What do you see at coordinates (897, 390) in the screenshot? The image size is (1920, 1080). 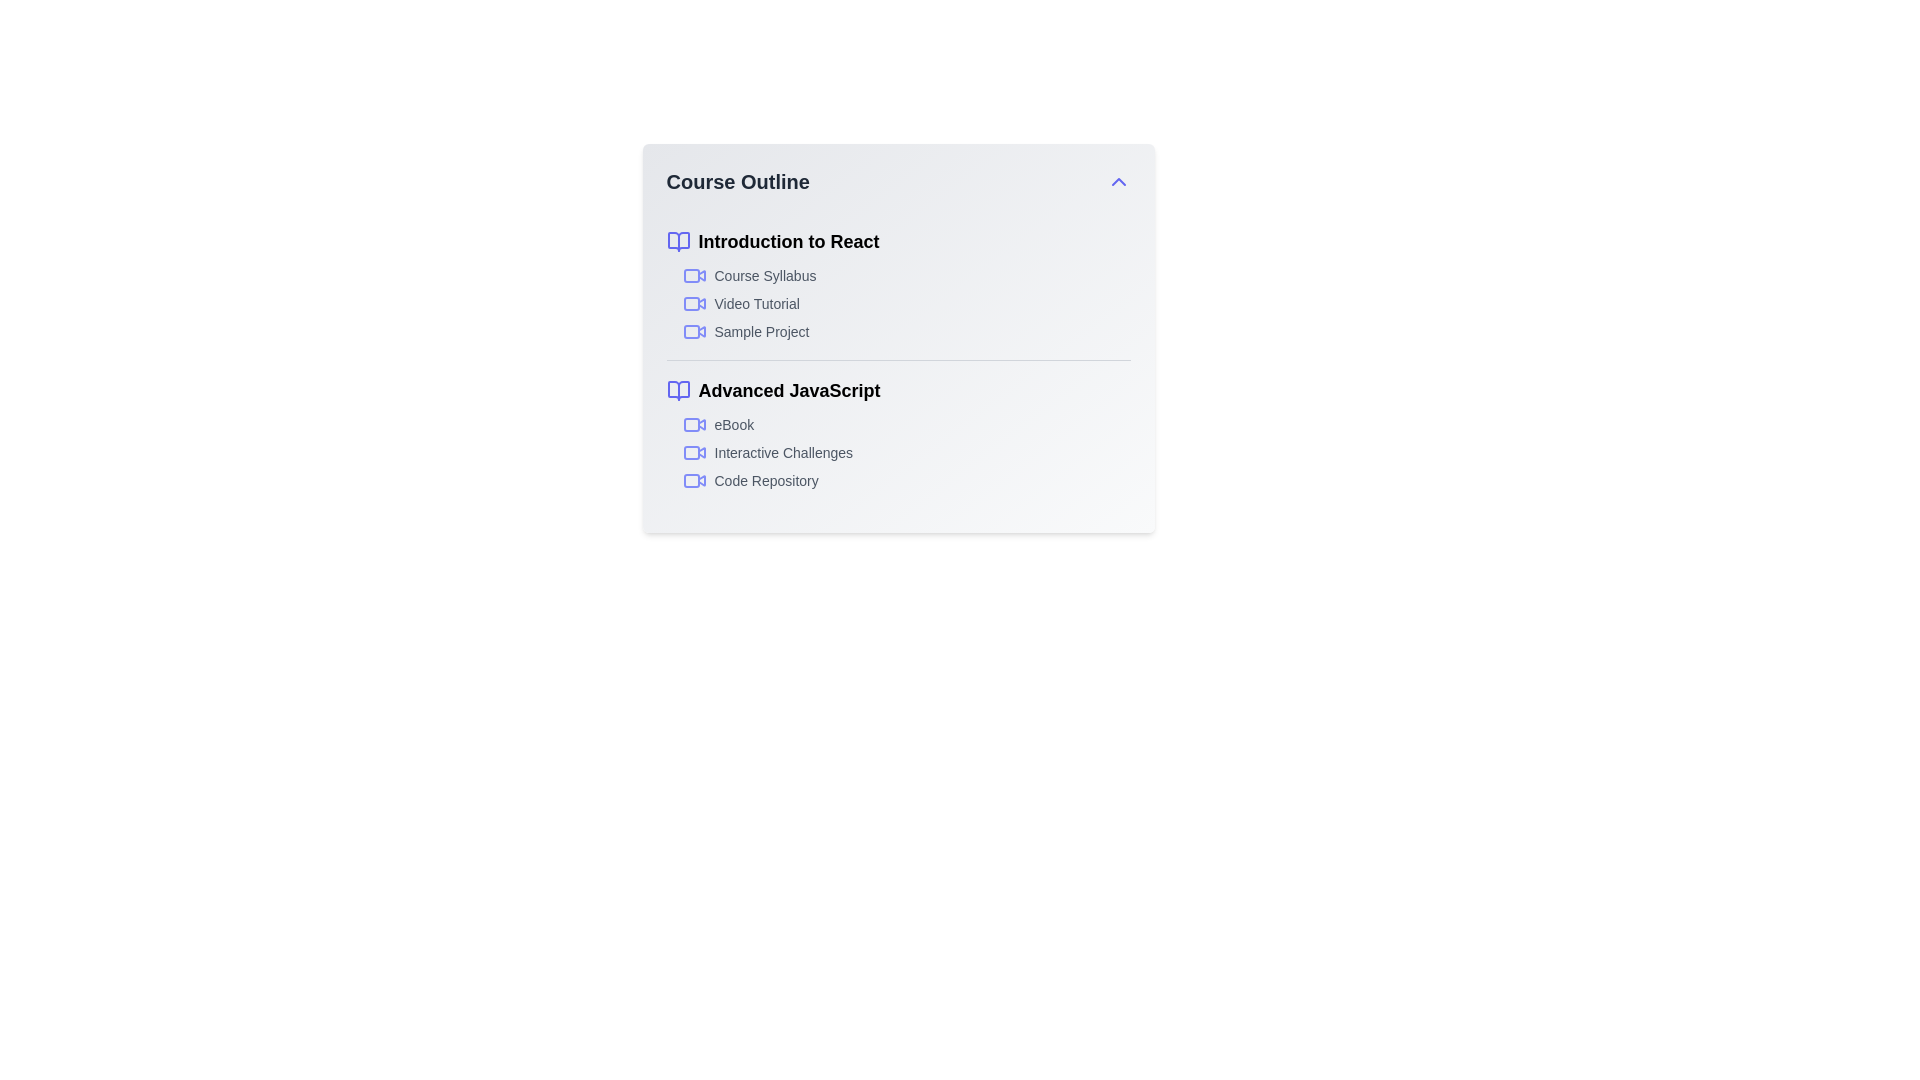 I see `the text of the course title Advanced JavaScript` at bounding box center [897, 390].